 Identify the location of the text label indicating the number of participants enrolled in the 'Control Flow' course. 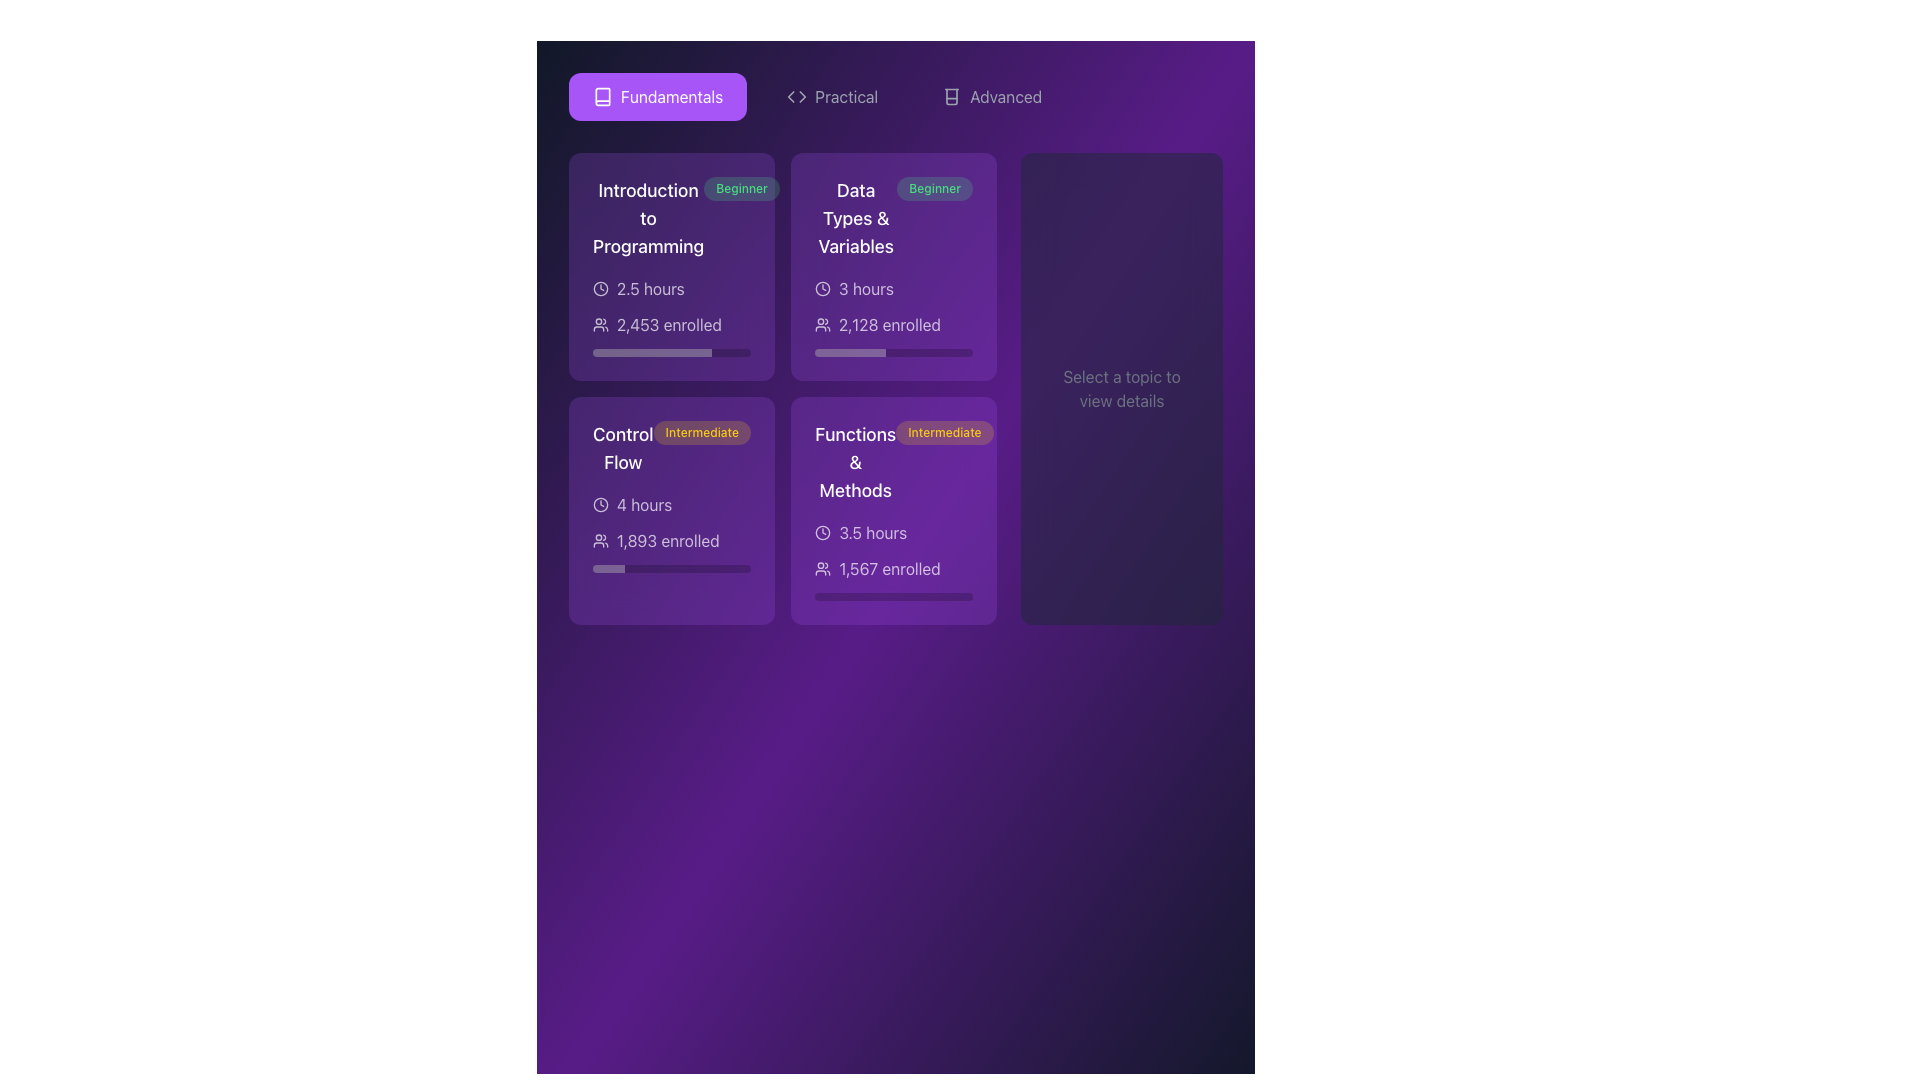
(668, 540).